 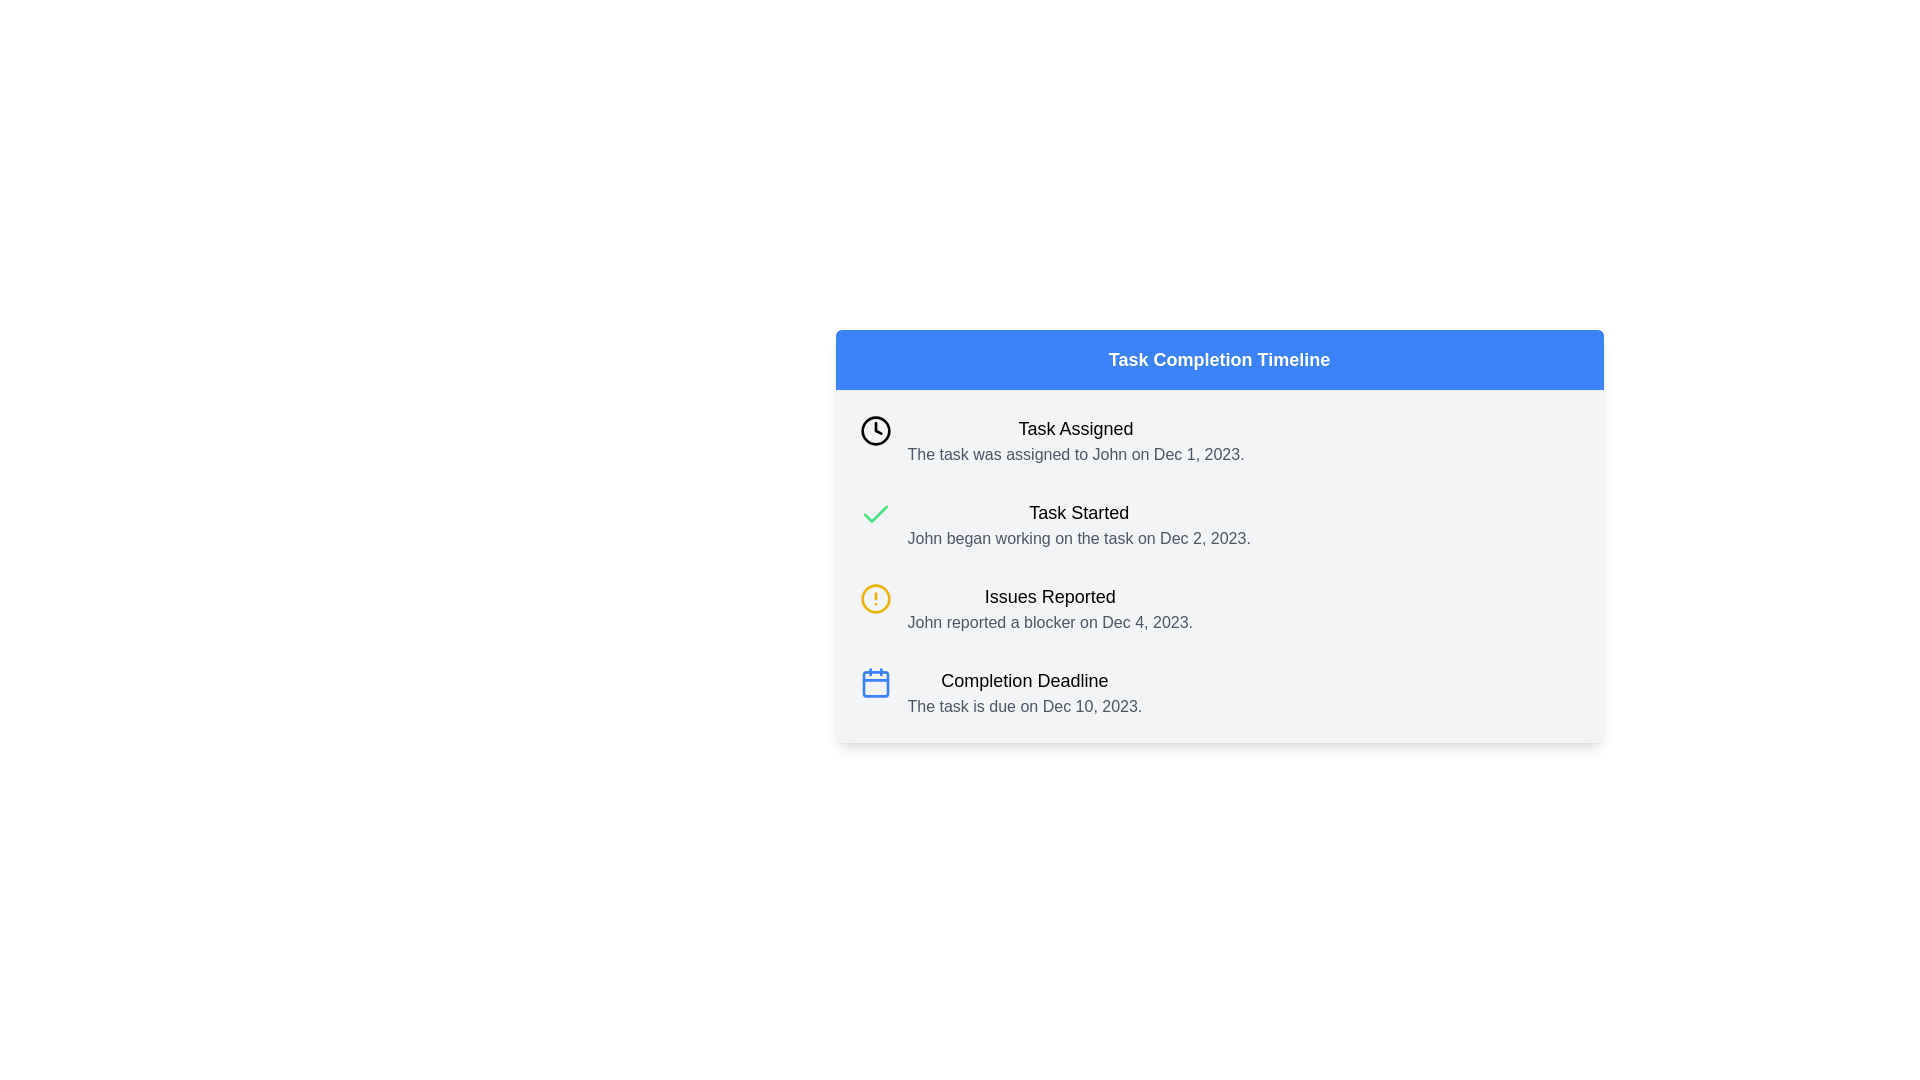 I want to click on the Header or Title element with a blue background and white bold text reading 'Task Completion Timeline' by moving the mouse to its center, so click(x=1218, y=360).